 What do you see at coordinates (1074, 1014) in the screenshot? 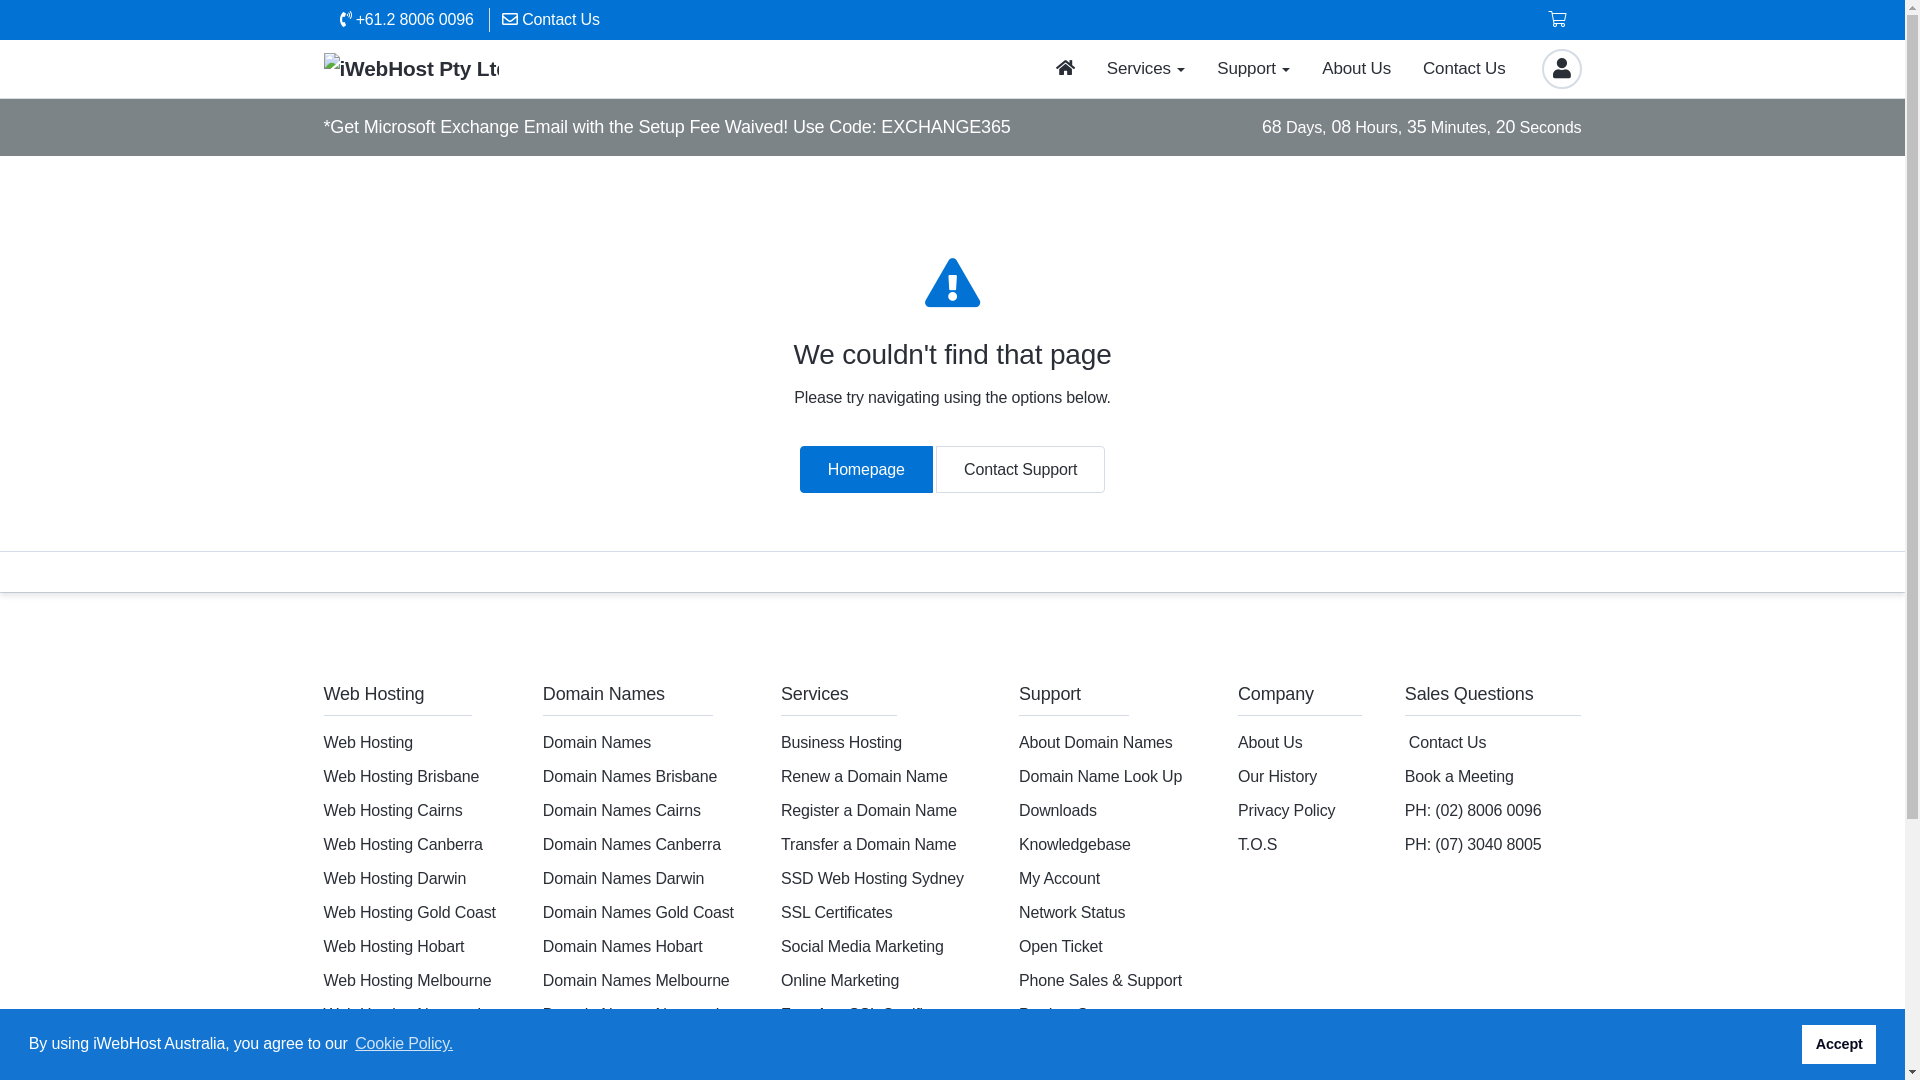
I see `'Product Support'` at bounding box center [1074, 1014].